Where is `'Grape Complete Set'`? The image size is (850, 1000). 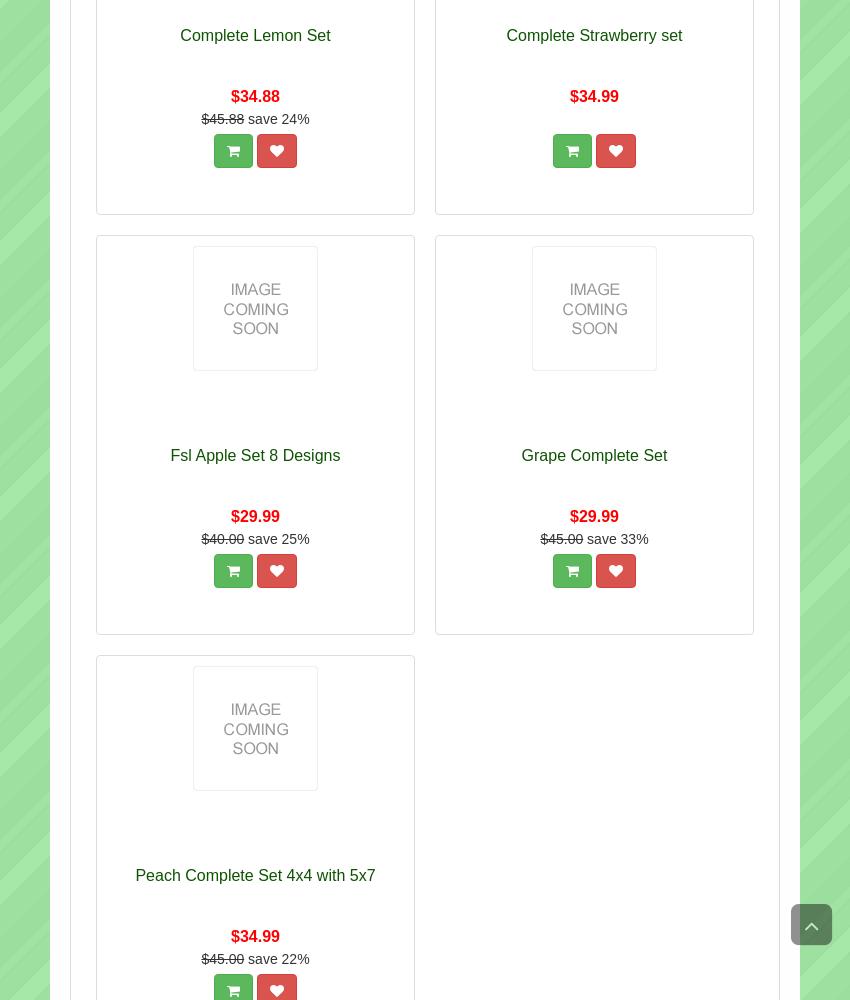
'Grape Complete Set' is located at coordinates (593, 454).